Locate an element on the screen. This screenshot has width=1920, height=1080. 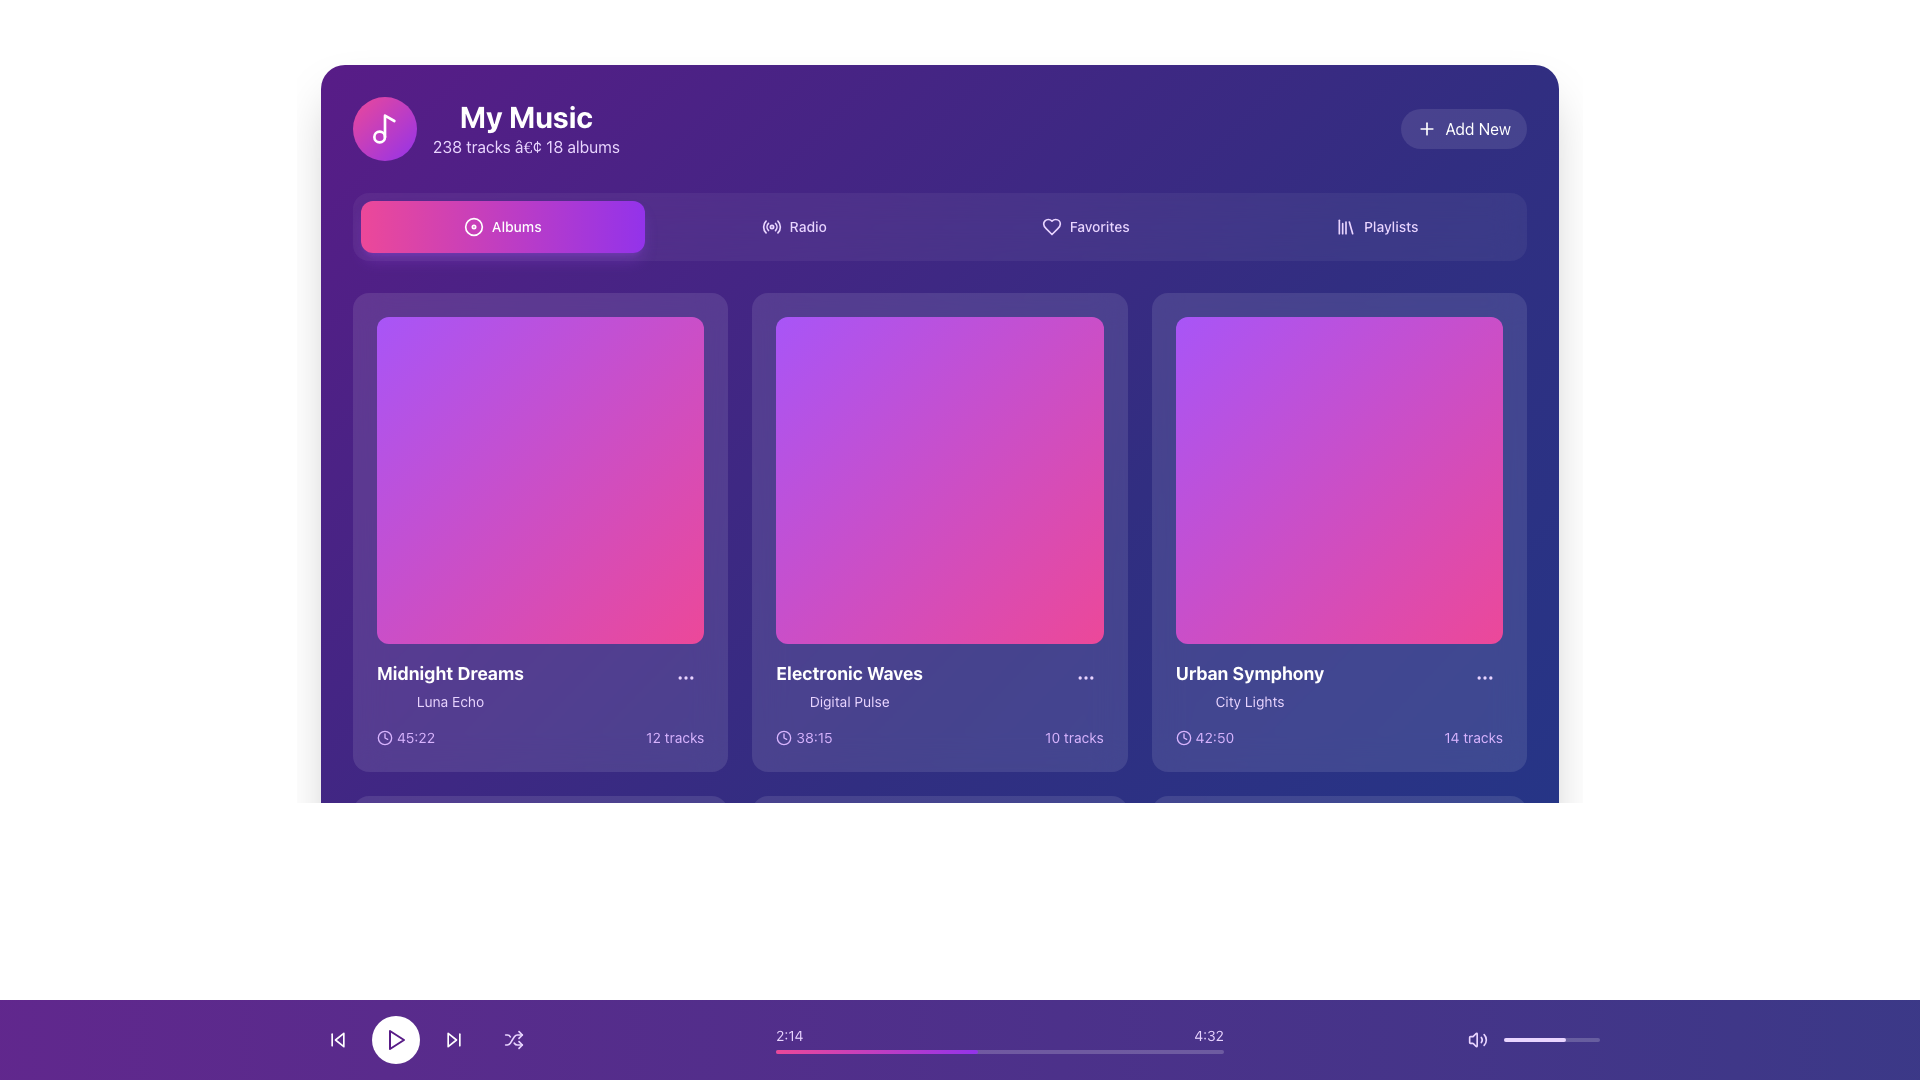
the light purple icon depicting three horizontally aligned dots in the rightmost card of the second row is located at coordinates (1484, 677).